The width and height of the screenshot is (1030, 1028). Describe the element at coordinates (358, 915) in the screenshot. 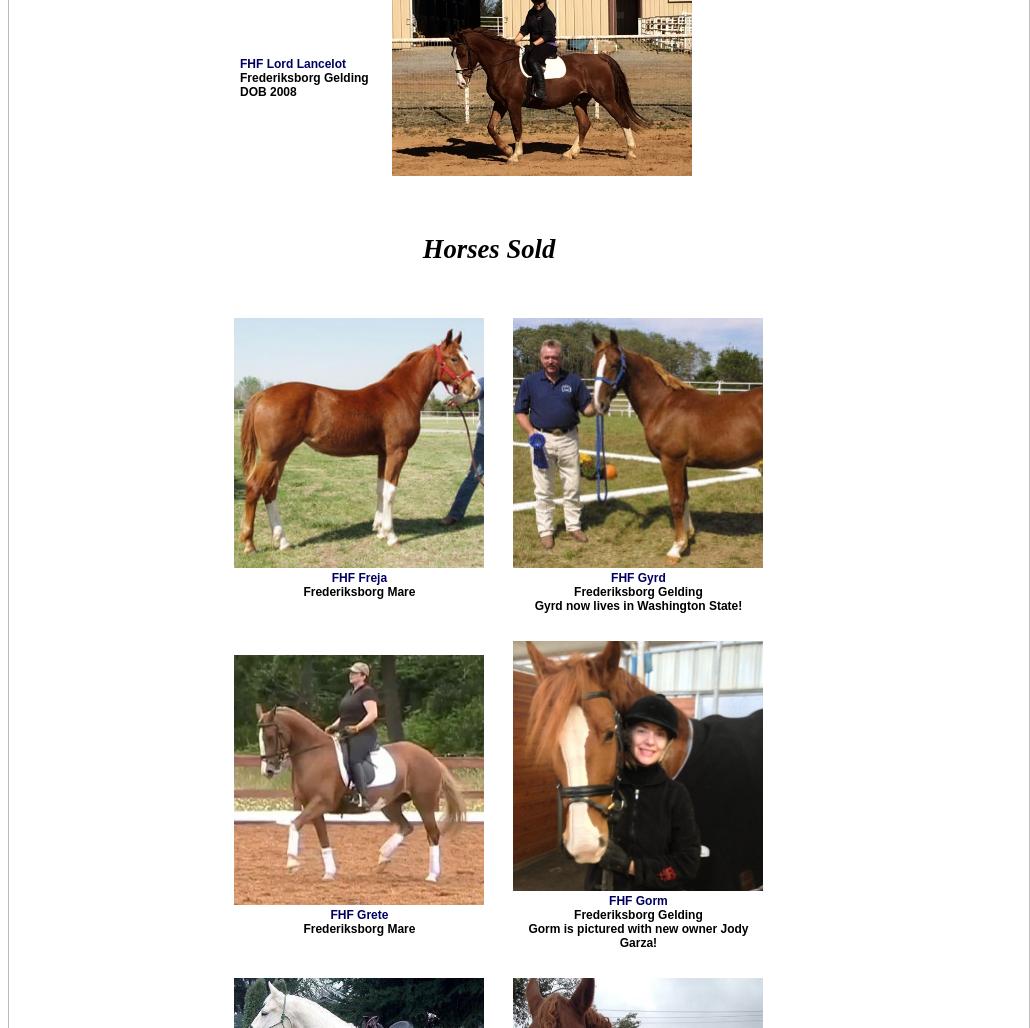

I see `'FHF Grete'` at that location.